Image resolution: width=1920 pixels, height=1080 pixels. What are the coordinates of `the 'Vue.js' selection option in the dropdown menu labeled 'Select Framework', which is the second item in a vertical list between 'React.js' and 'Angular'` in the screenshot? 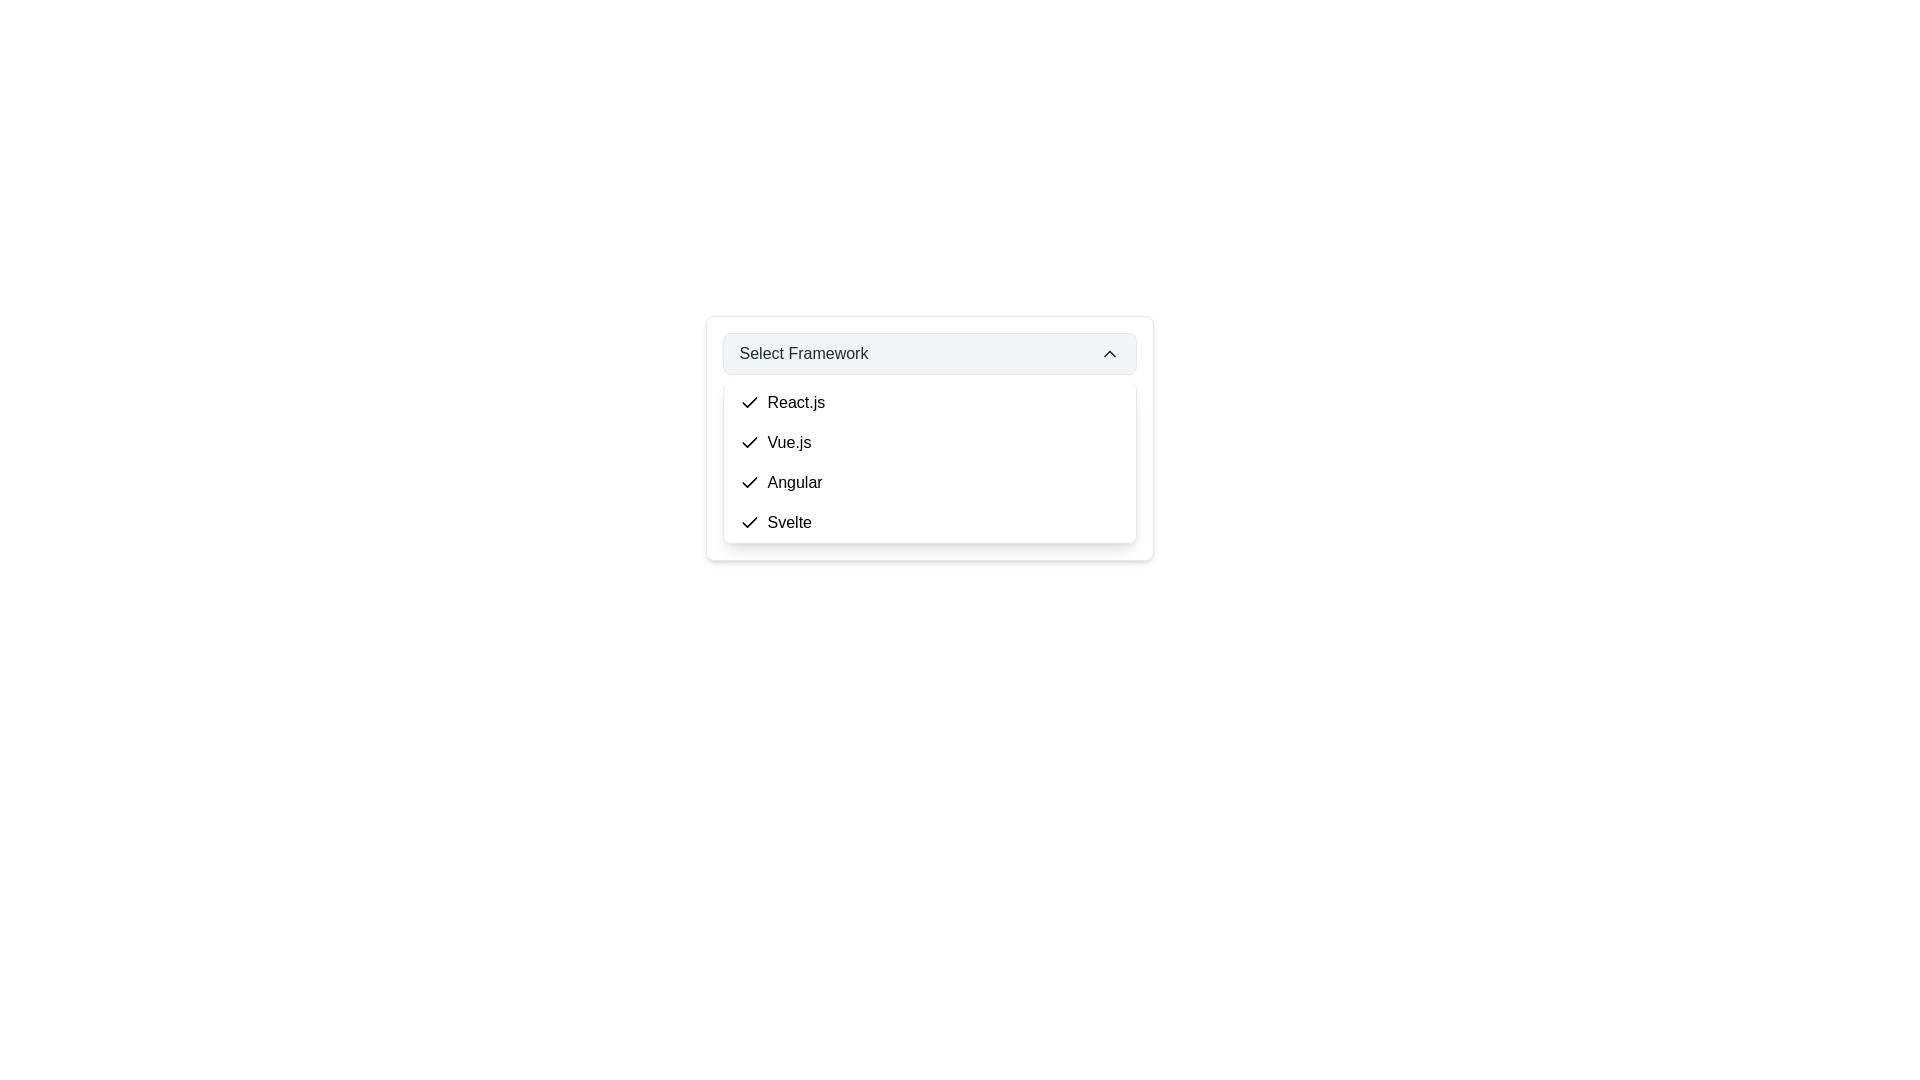 It's located at (788, 442).